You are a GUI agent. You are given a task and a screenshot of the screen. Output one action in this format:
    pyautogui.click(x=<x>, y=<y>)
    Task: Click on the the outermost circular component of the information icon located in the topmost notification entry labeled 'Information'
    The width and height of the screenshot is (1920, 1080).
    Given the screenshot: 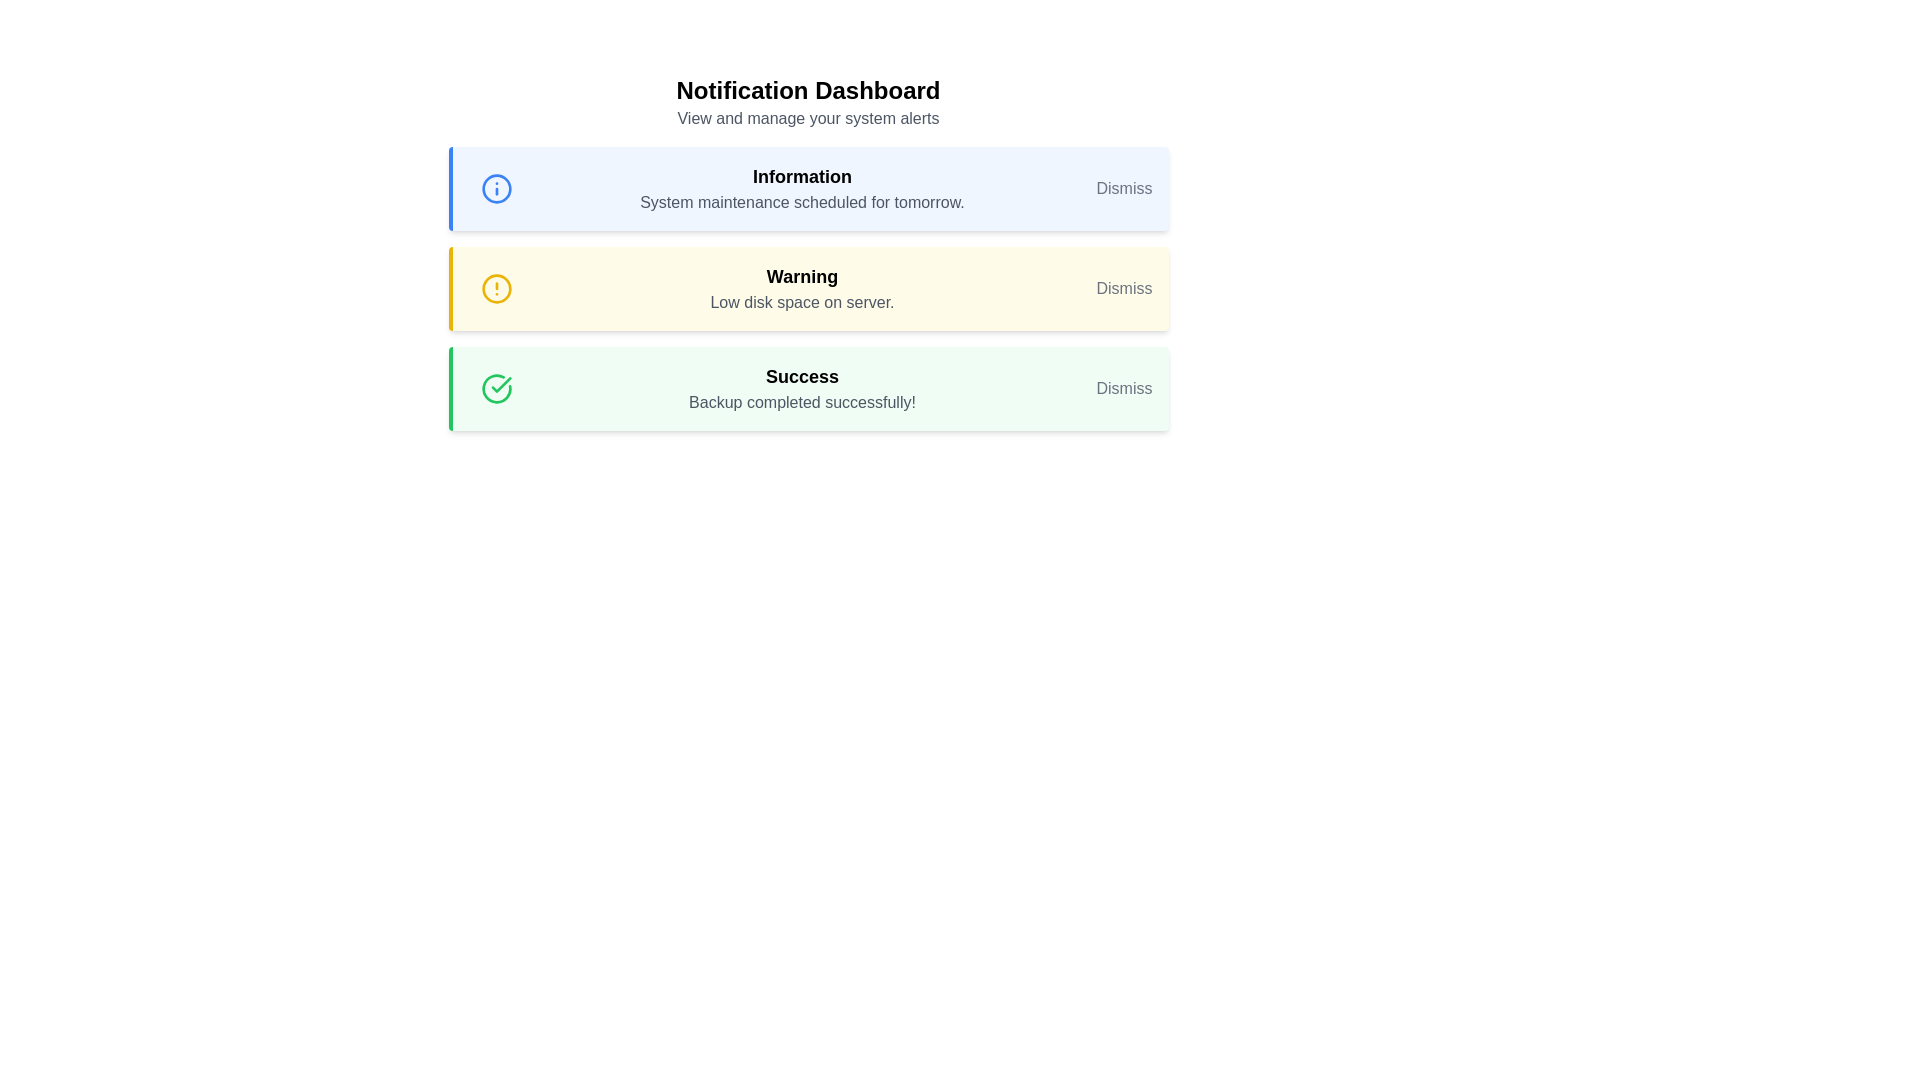 What is the action you would take?
    pyautogui.click(x=496, y=189)
    